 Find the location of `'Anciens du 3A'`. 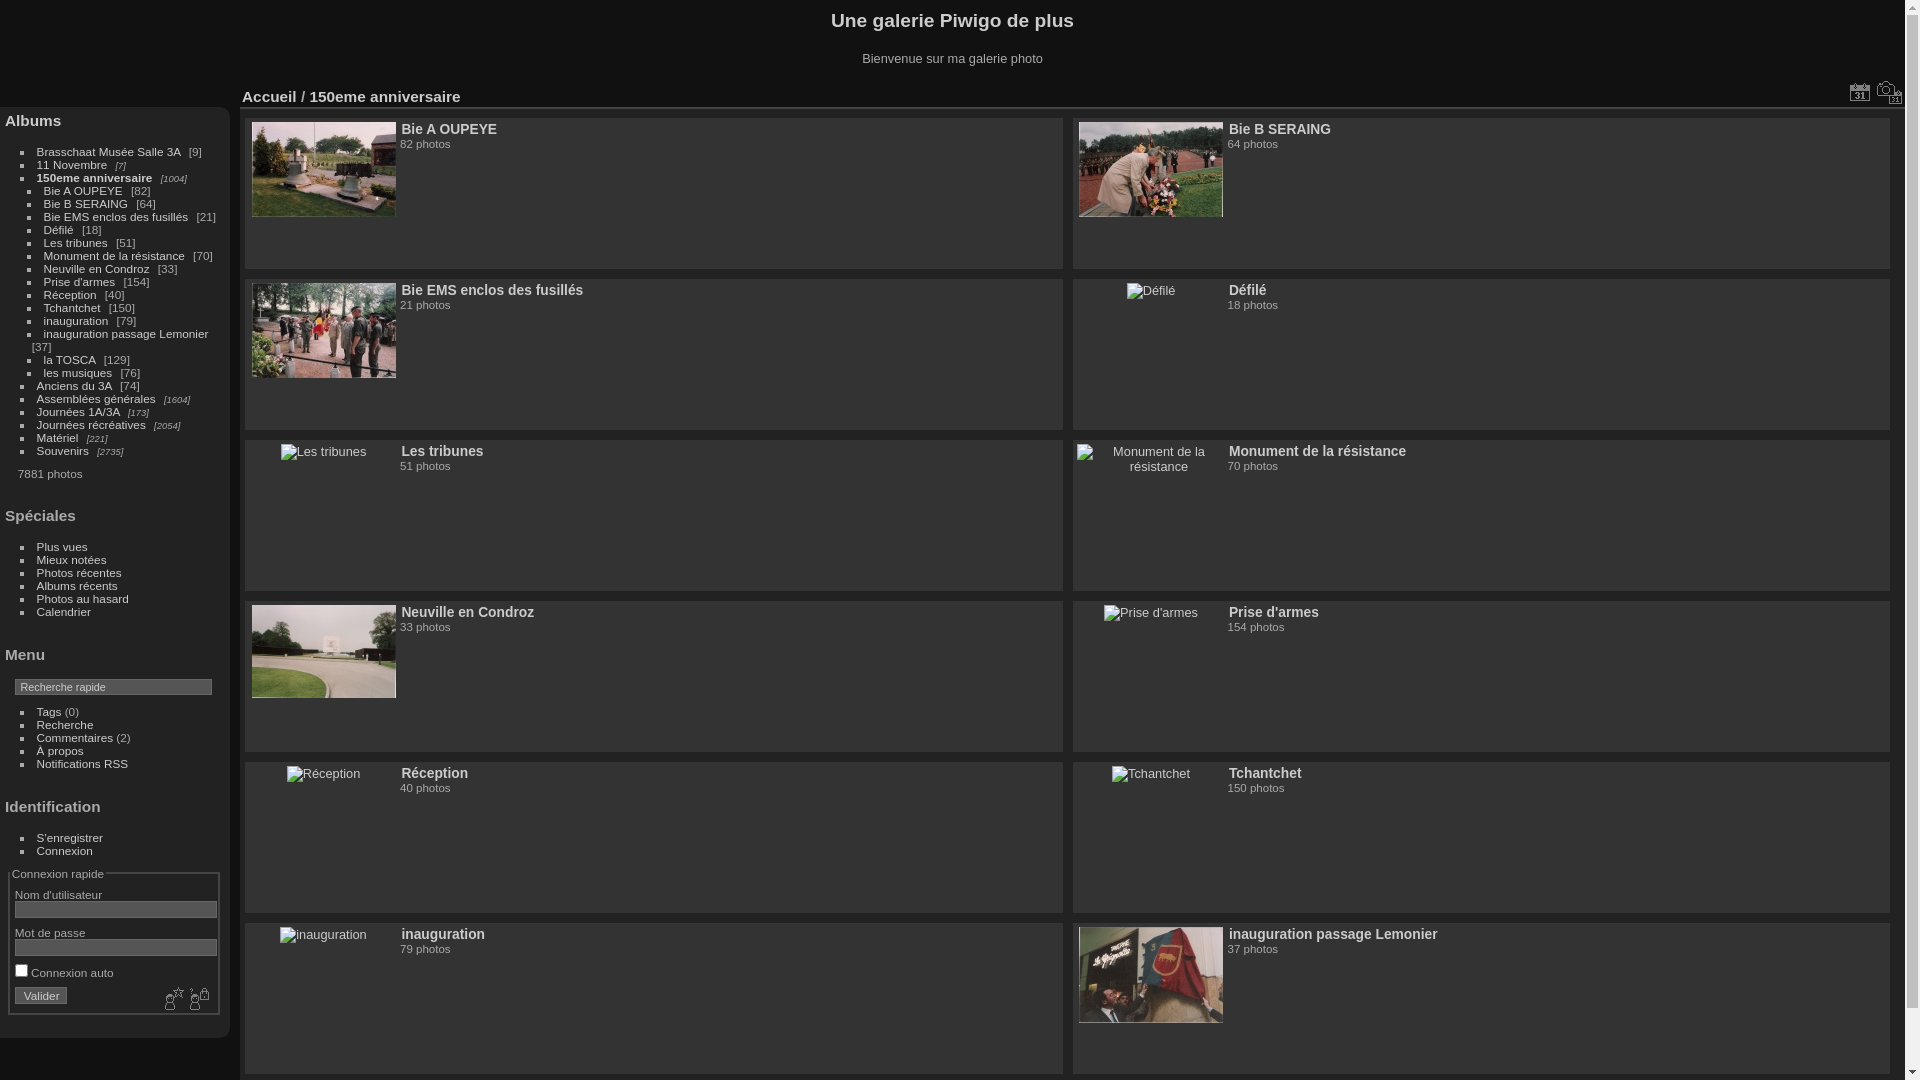

'Anciens du 3A' is located at coordinates (37, 385).